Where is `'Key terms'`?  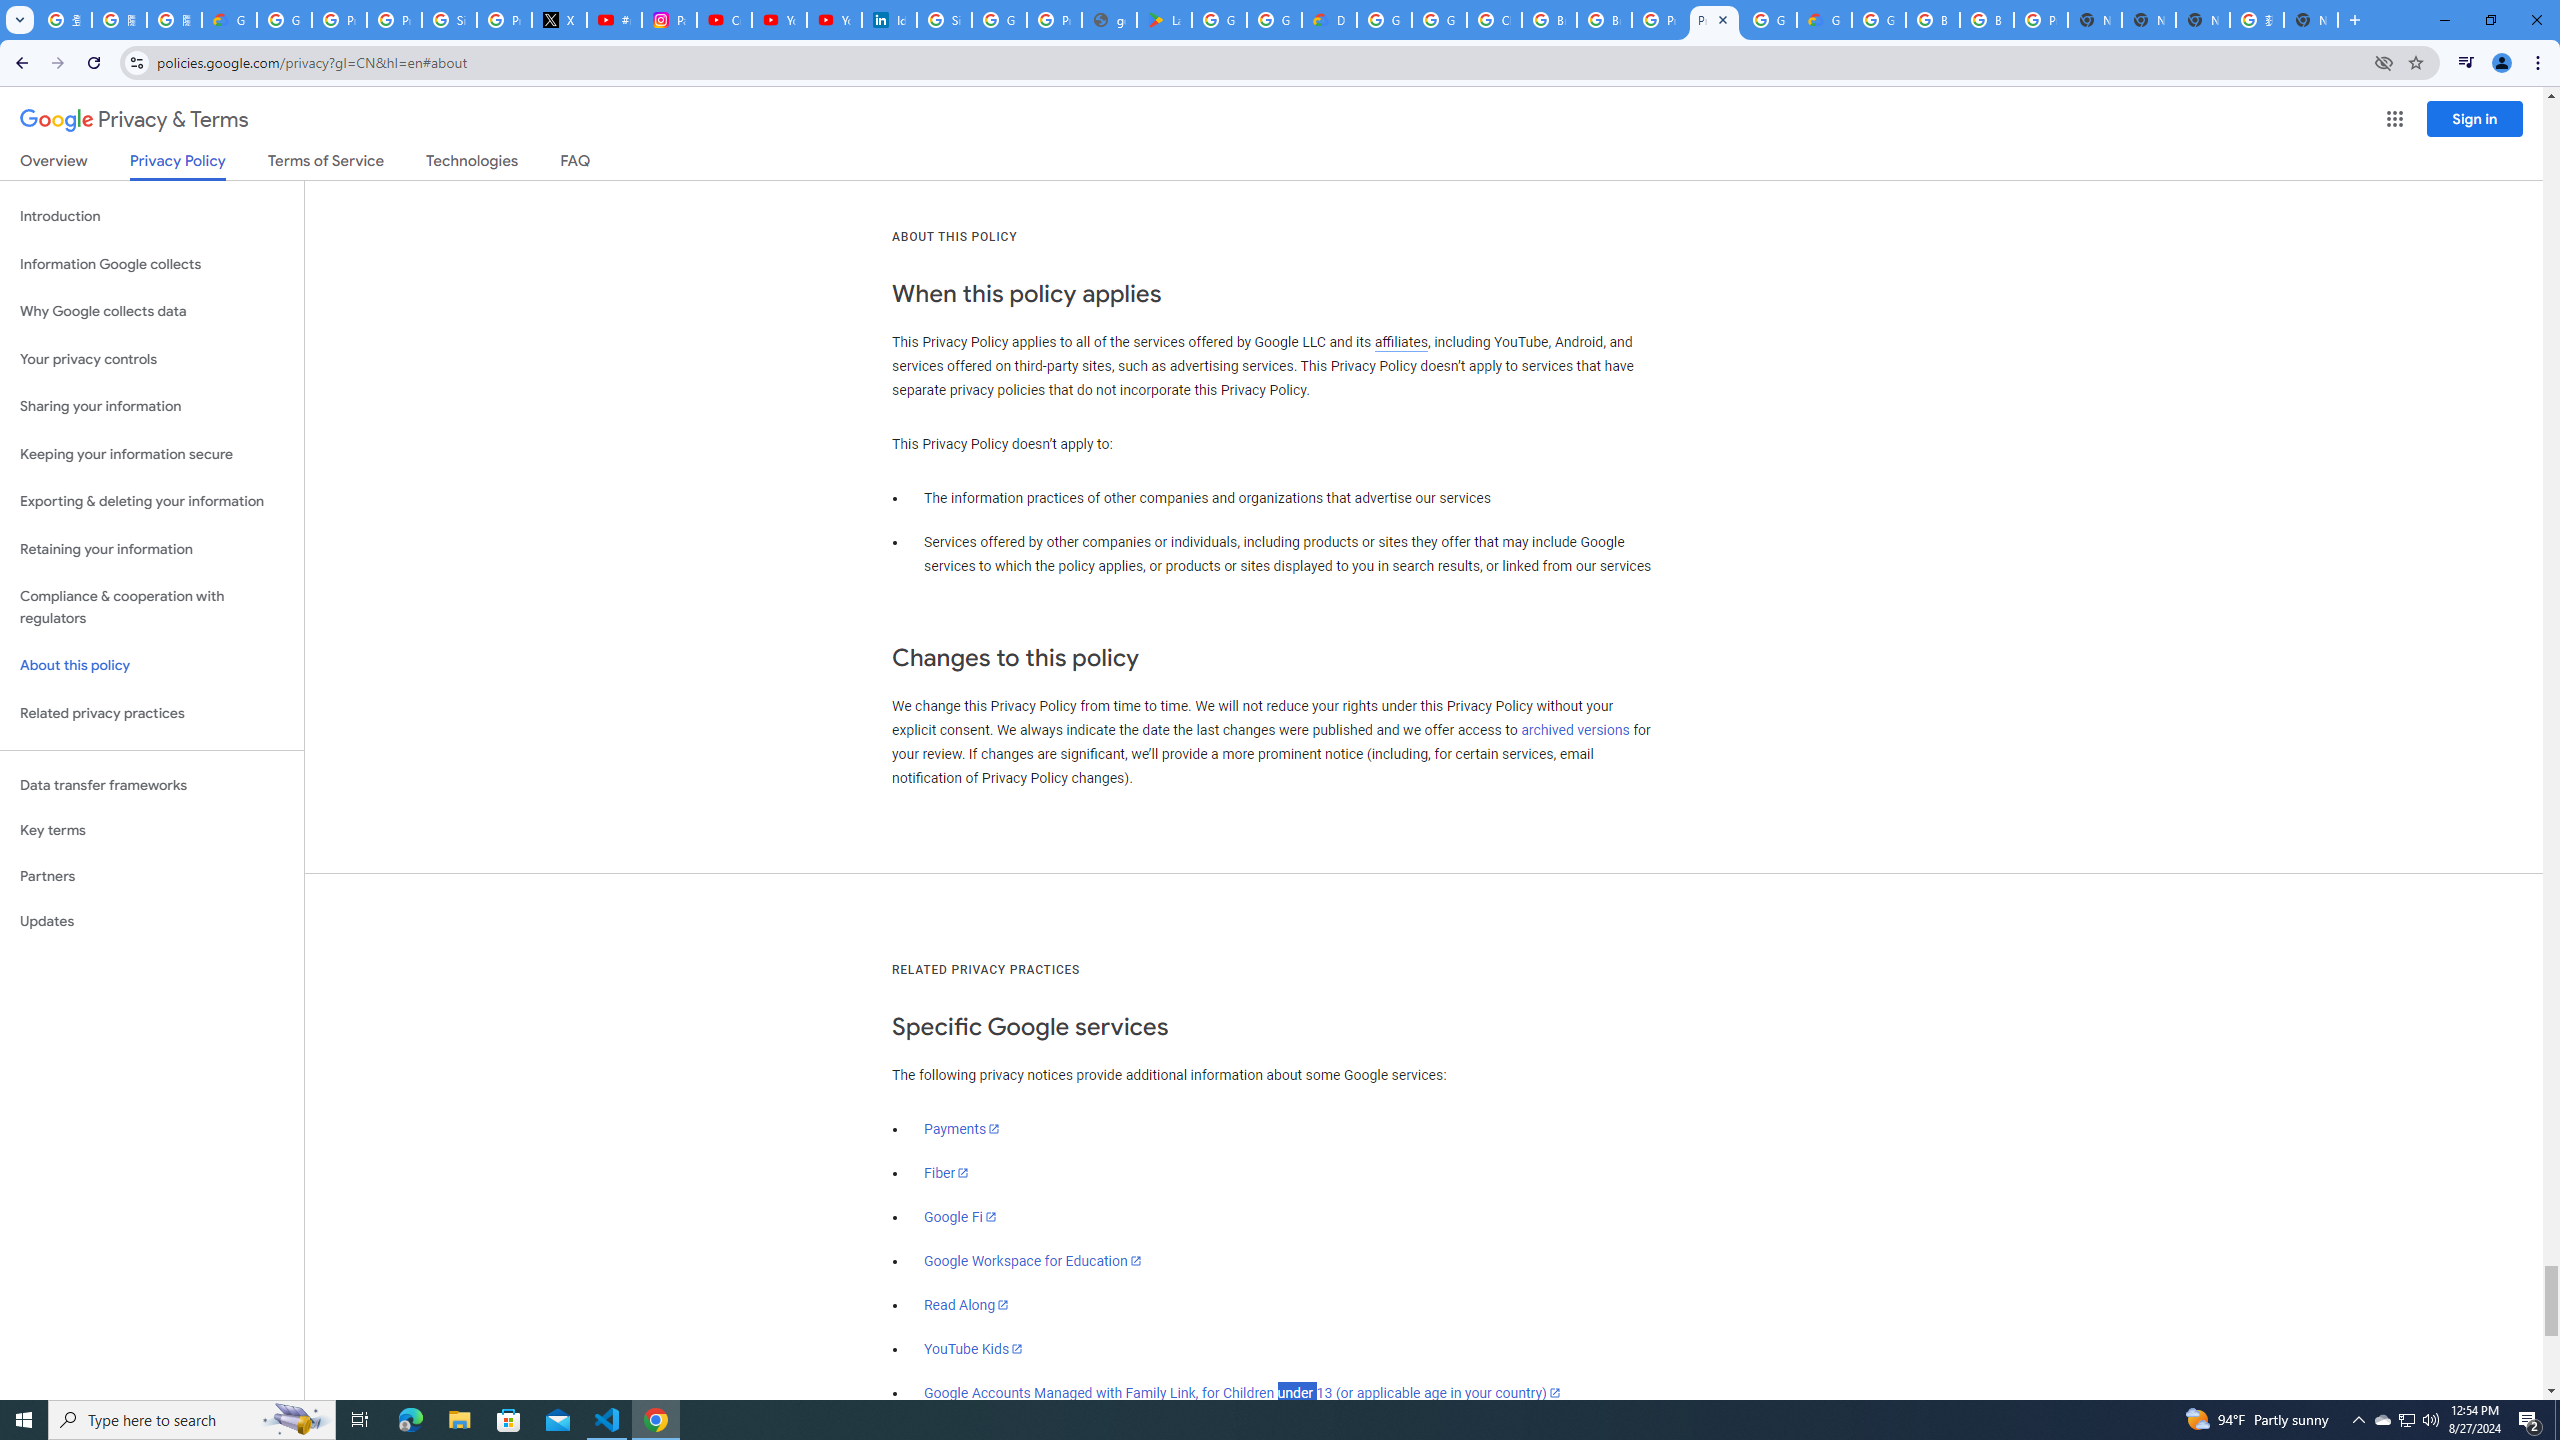 'Key terms' is located at coordinates (151, 830).